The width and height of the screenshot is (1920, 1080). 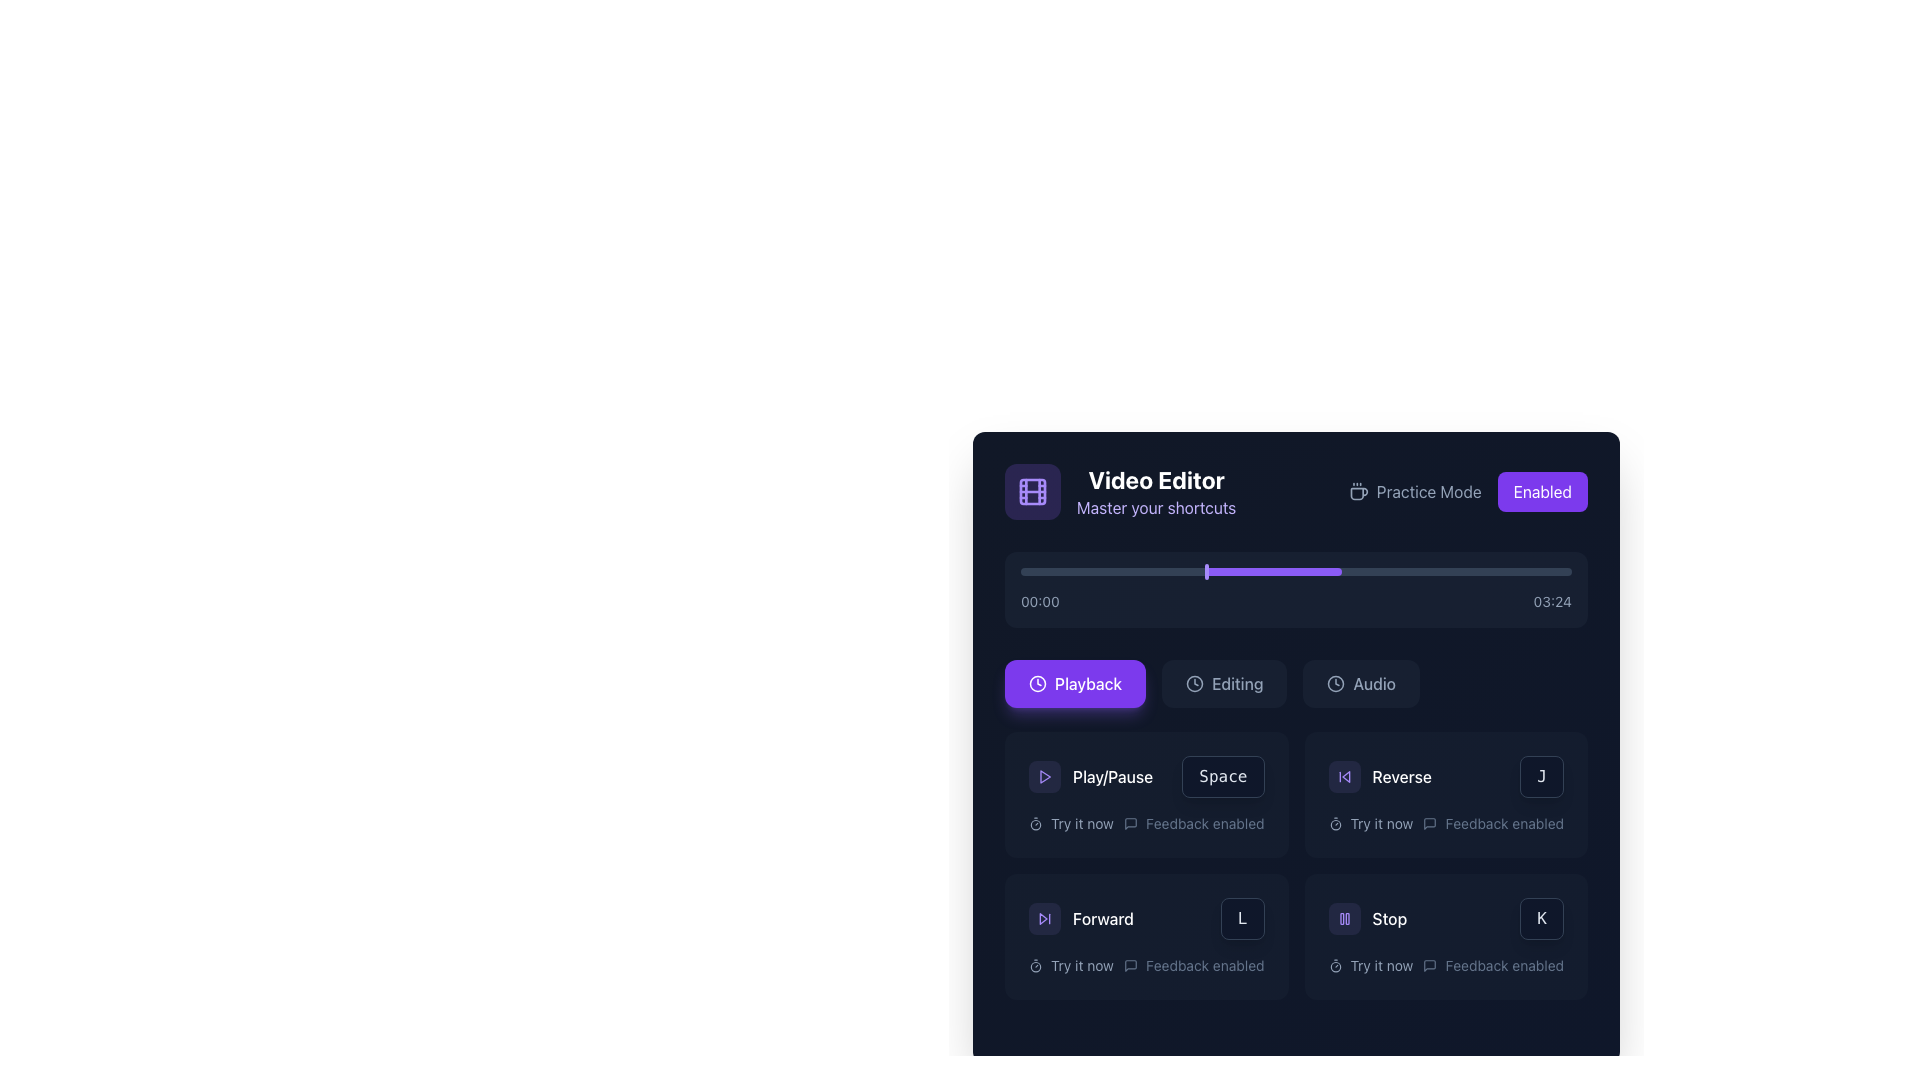 What do you see at coordinates (1146, 793) in the screenshot?
I see `the interactive card element located in the first row, first column of the Video Editor interface` at bounding box center [1146, 793].